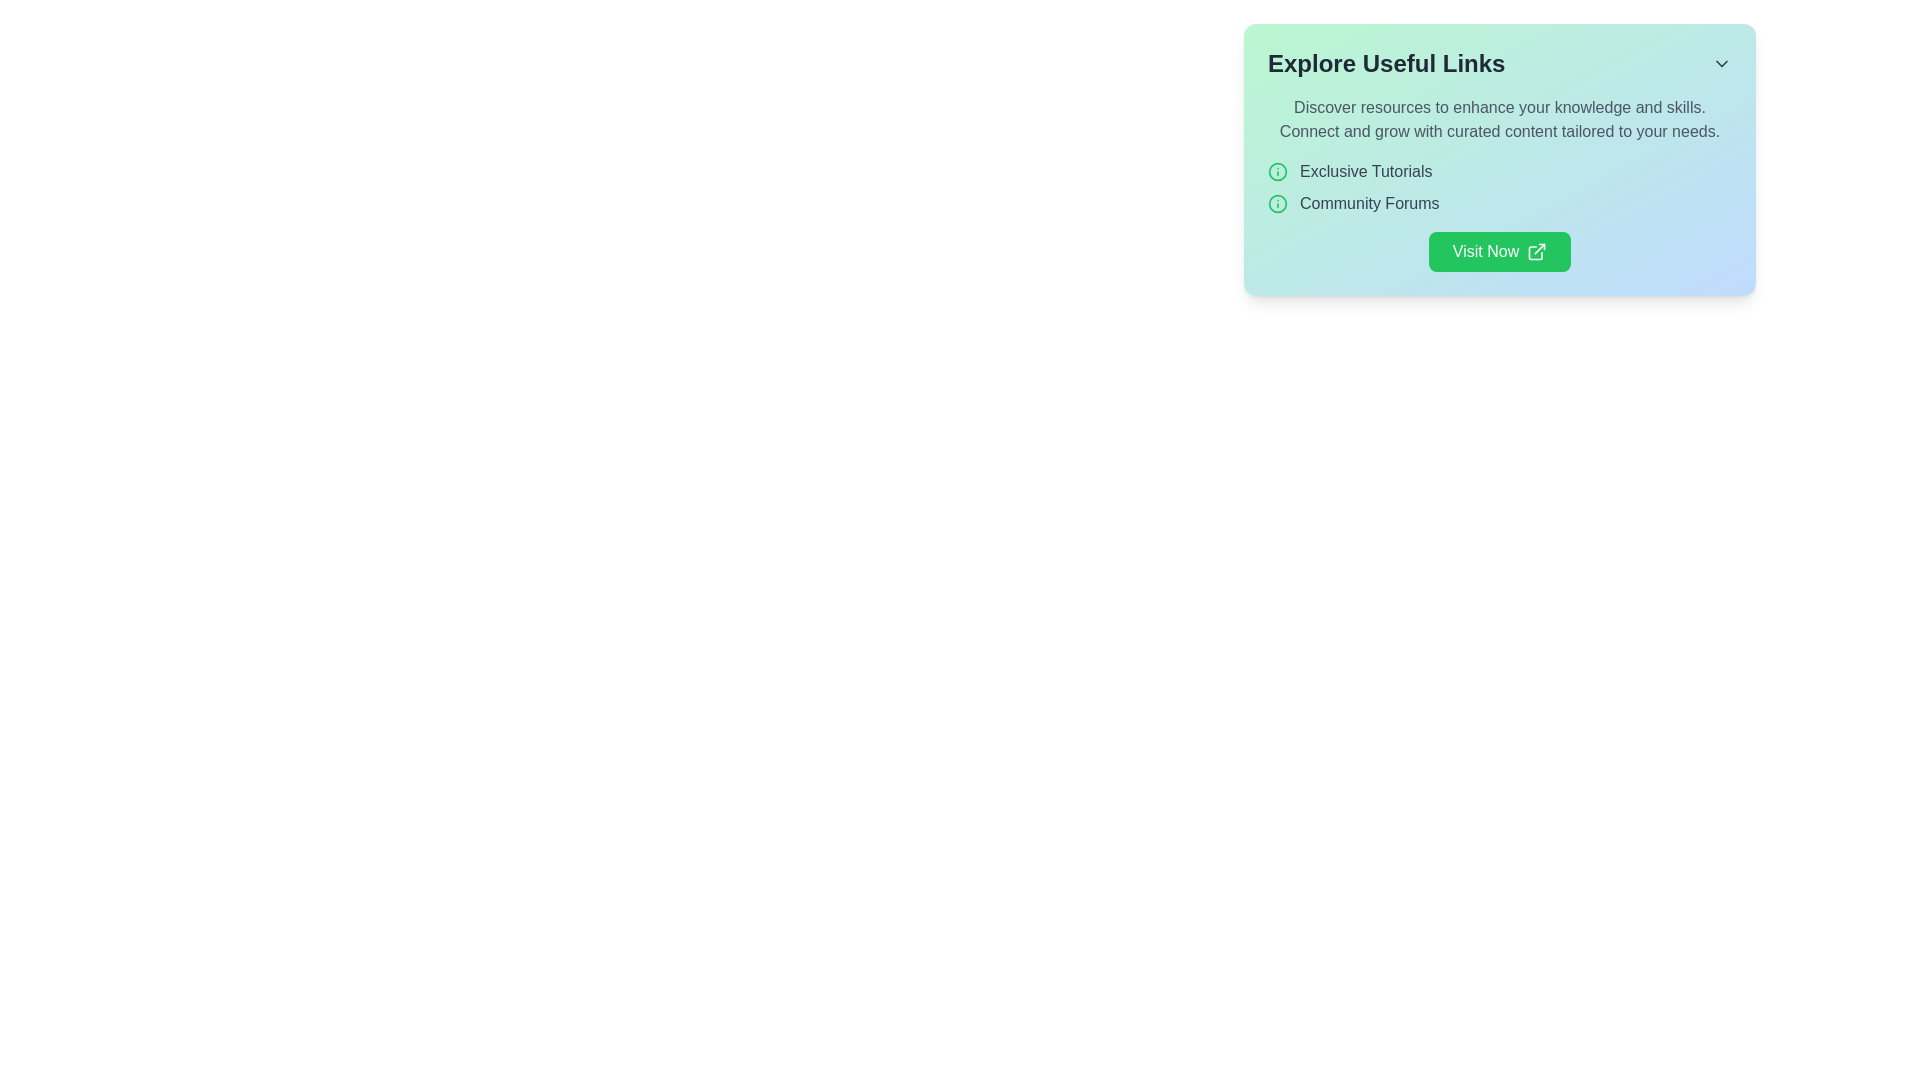 Image resolution: width=1920 pixels, height=1080 pixels. I want to click on the downward pointing chevron icon in the header of the 'Explore Useful Links' card, so click(1721, 63).